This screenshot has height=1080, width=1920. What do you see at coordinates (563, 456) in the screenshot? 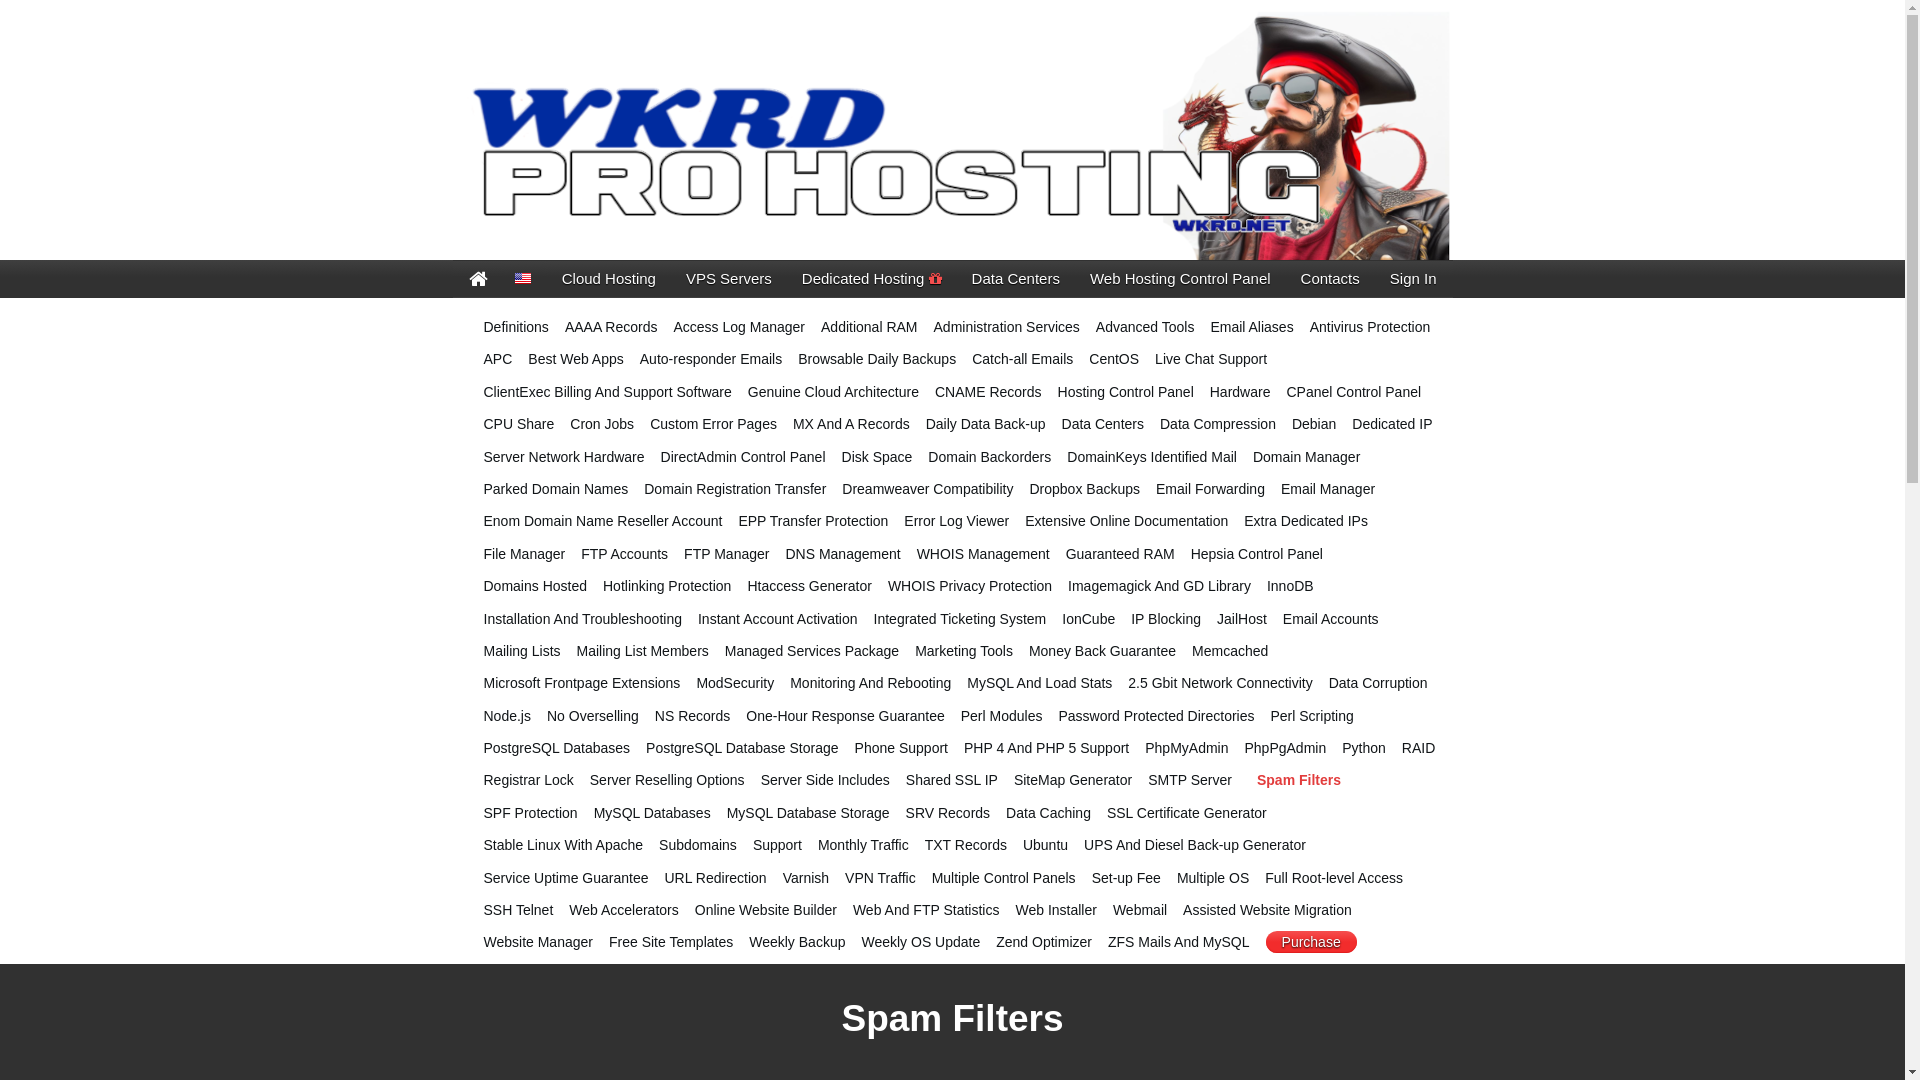
I see `'Server Network Hardware'` at bounding box center [563, 456].